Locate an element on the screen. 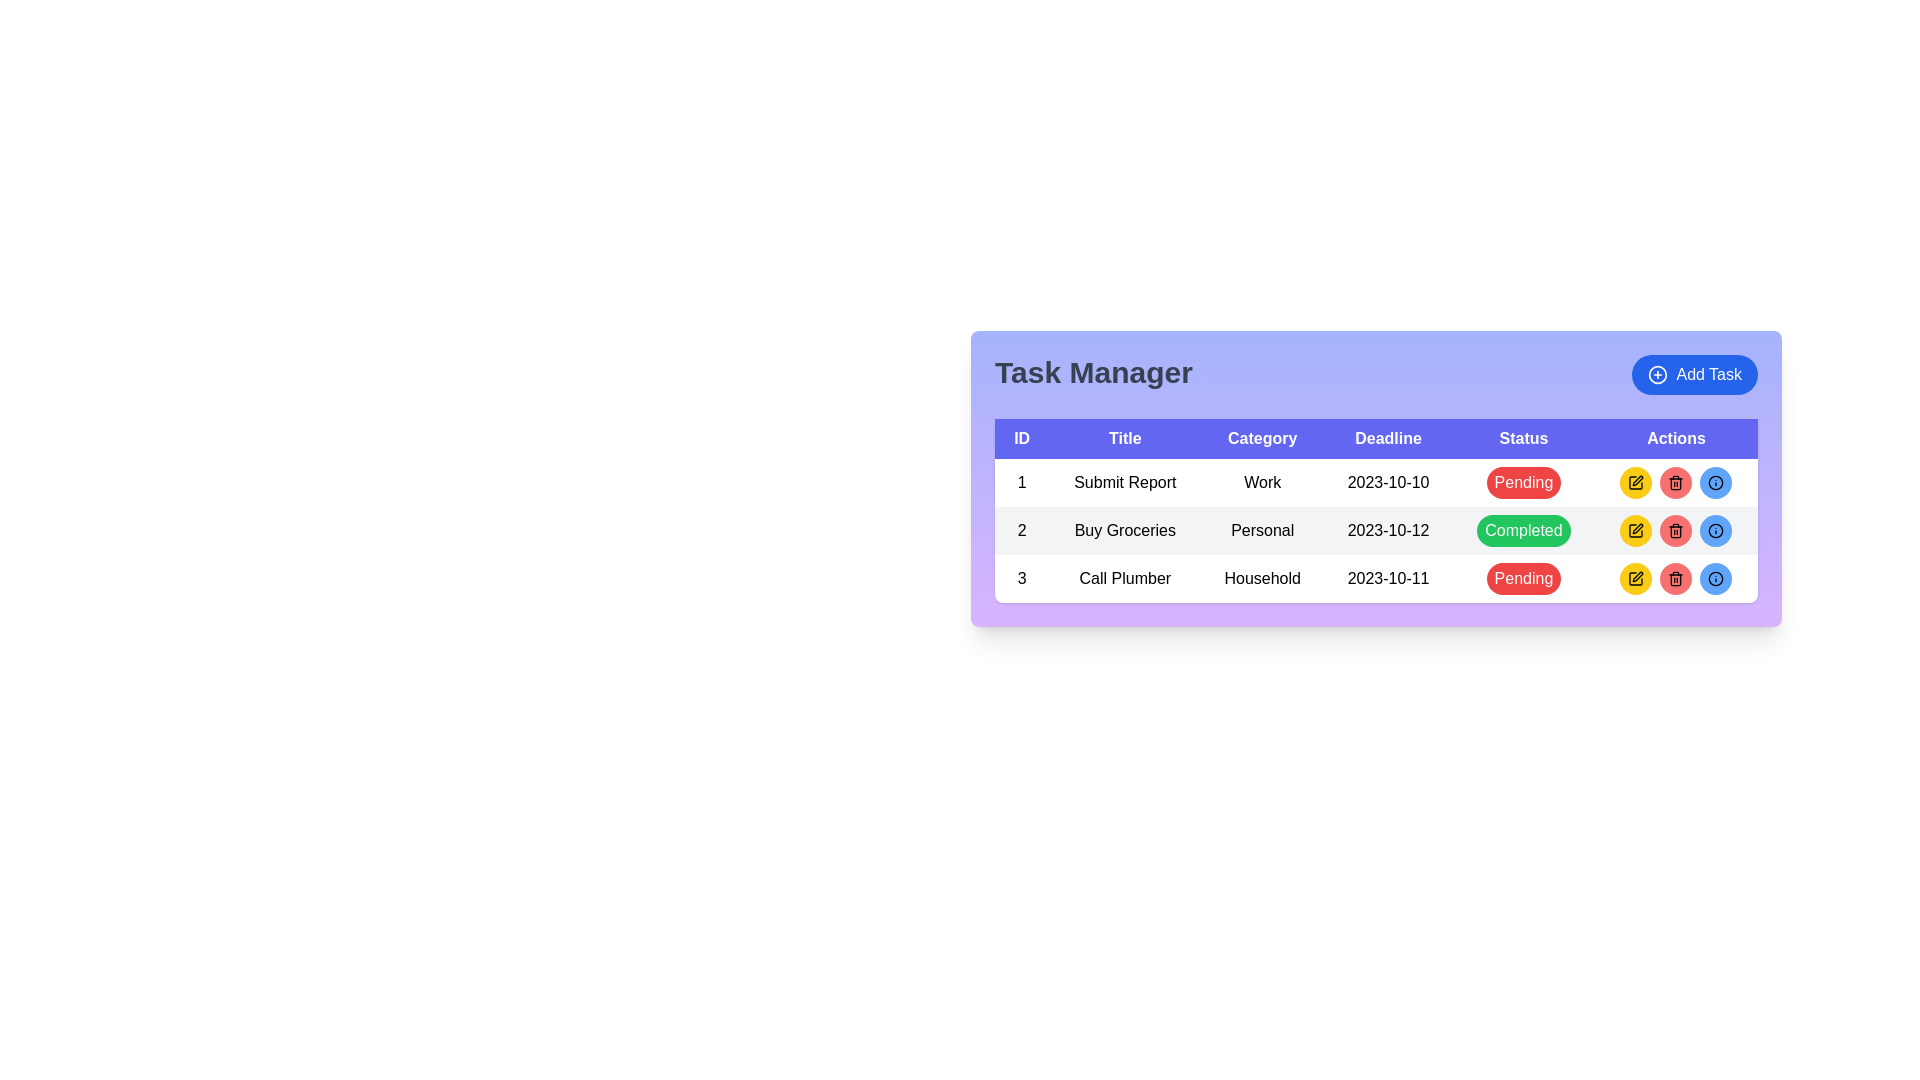 The image size is (1920, 1080). the middle icon with a red background in the 'Actions' field of the 'Task Manager' table associated with the task 'Buy Groceries' to initiate a delete action is located at coordinates (1676, 530).